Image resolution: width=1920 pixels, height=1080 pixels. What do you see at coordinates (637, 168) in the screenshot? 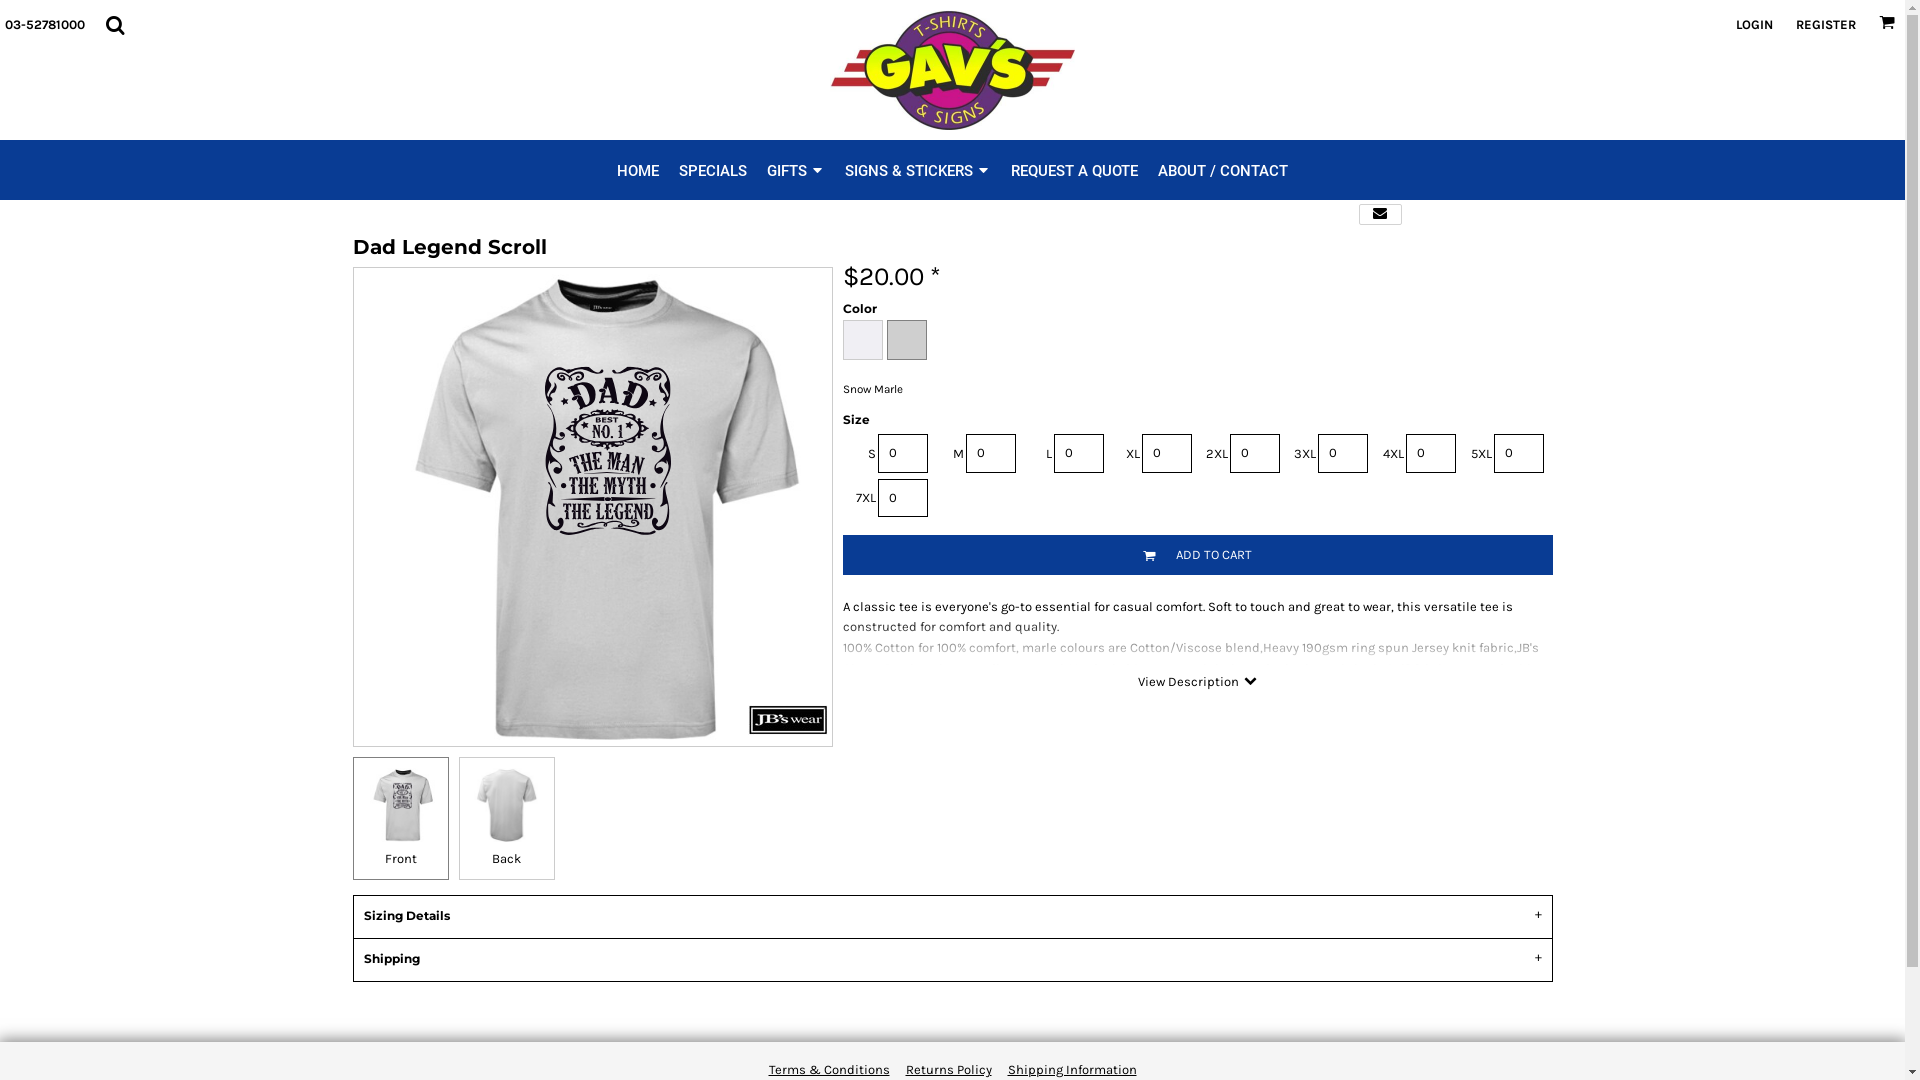
I see `'HOME'` at bounding box center [637, 168].